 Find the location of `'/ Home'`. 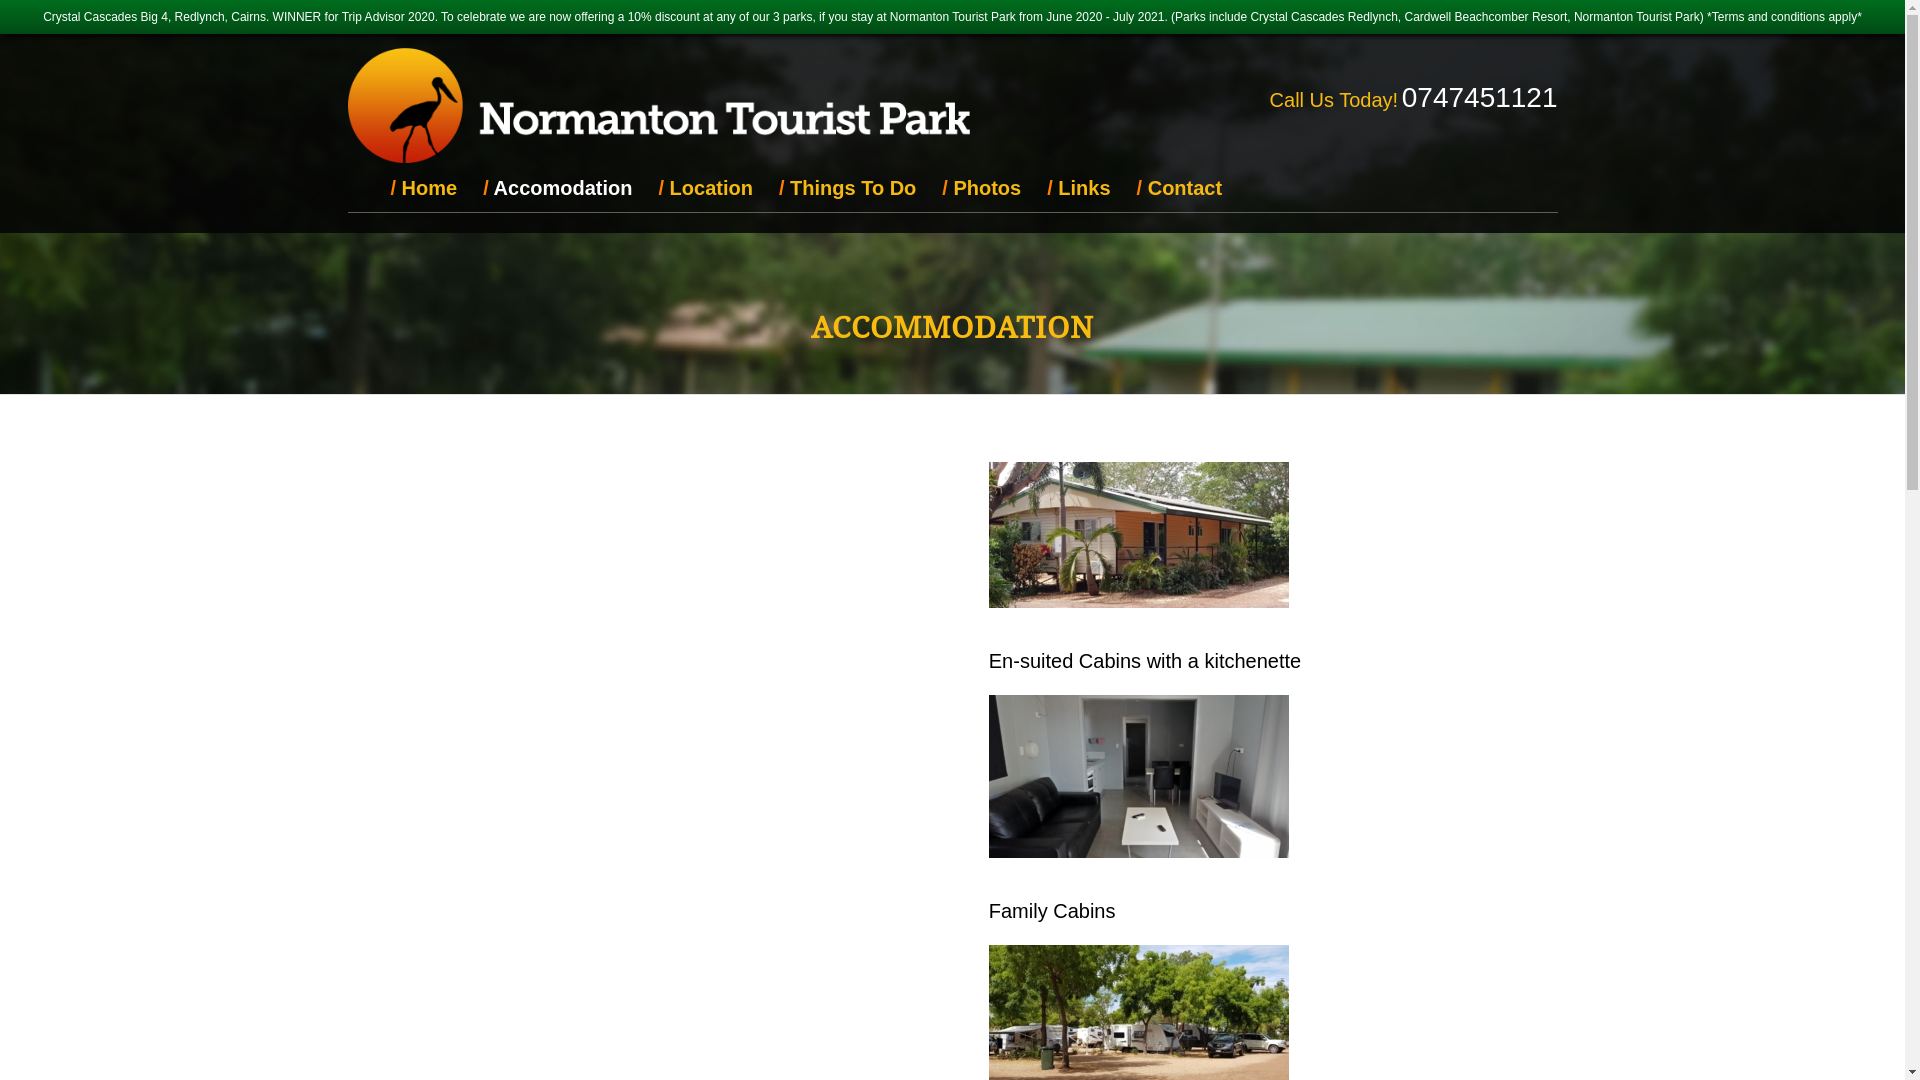

'/ Home' is located at coordinates (423, 188).